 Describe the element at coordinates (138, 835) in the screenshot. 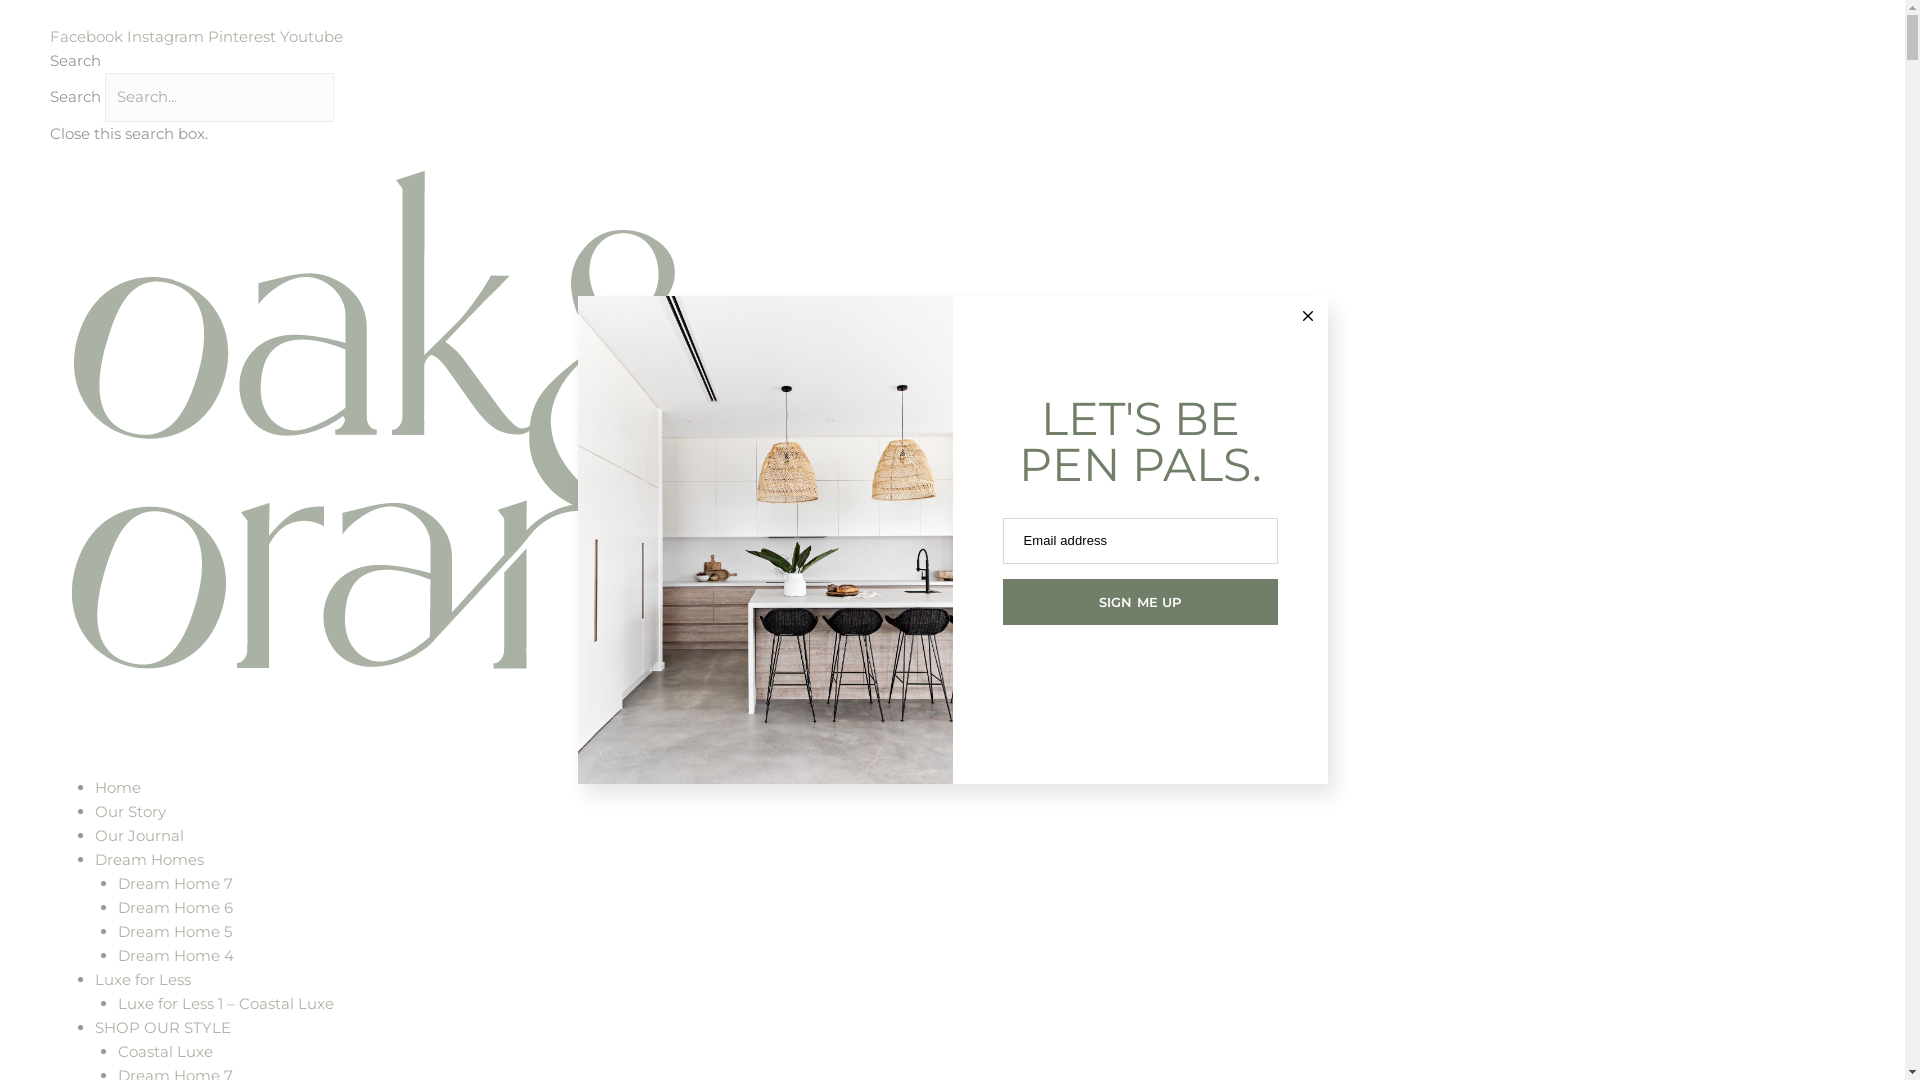

I see `'Our Journal'` at that location.